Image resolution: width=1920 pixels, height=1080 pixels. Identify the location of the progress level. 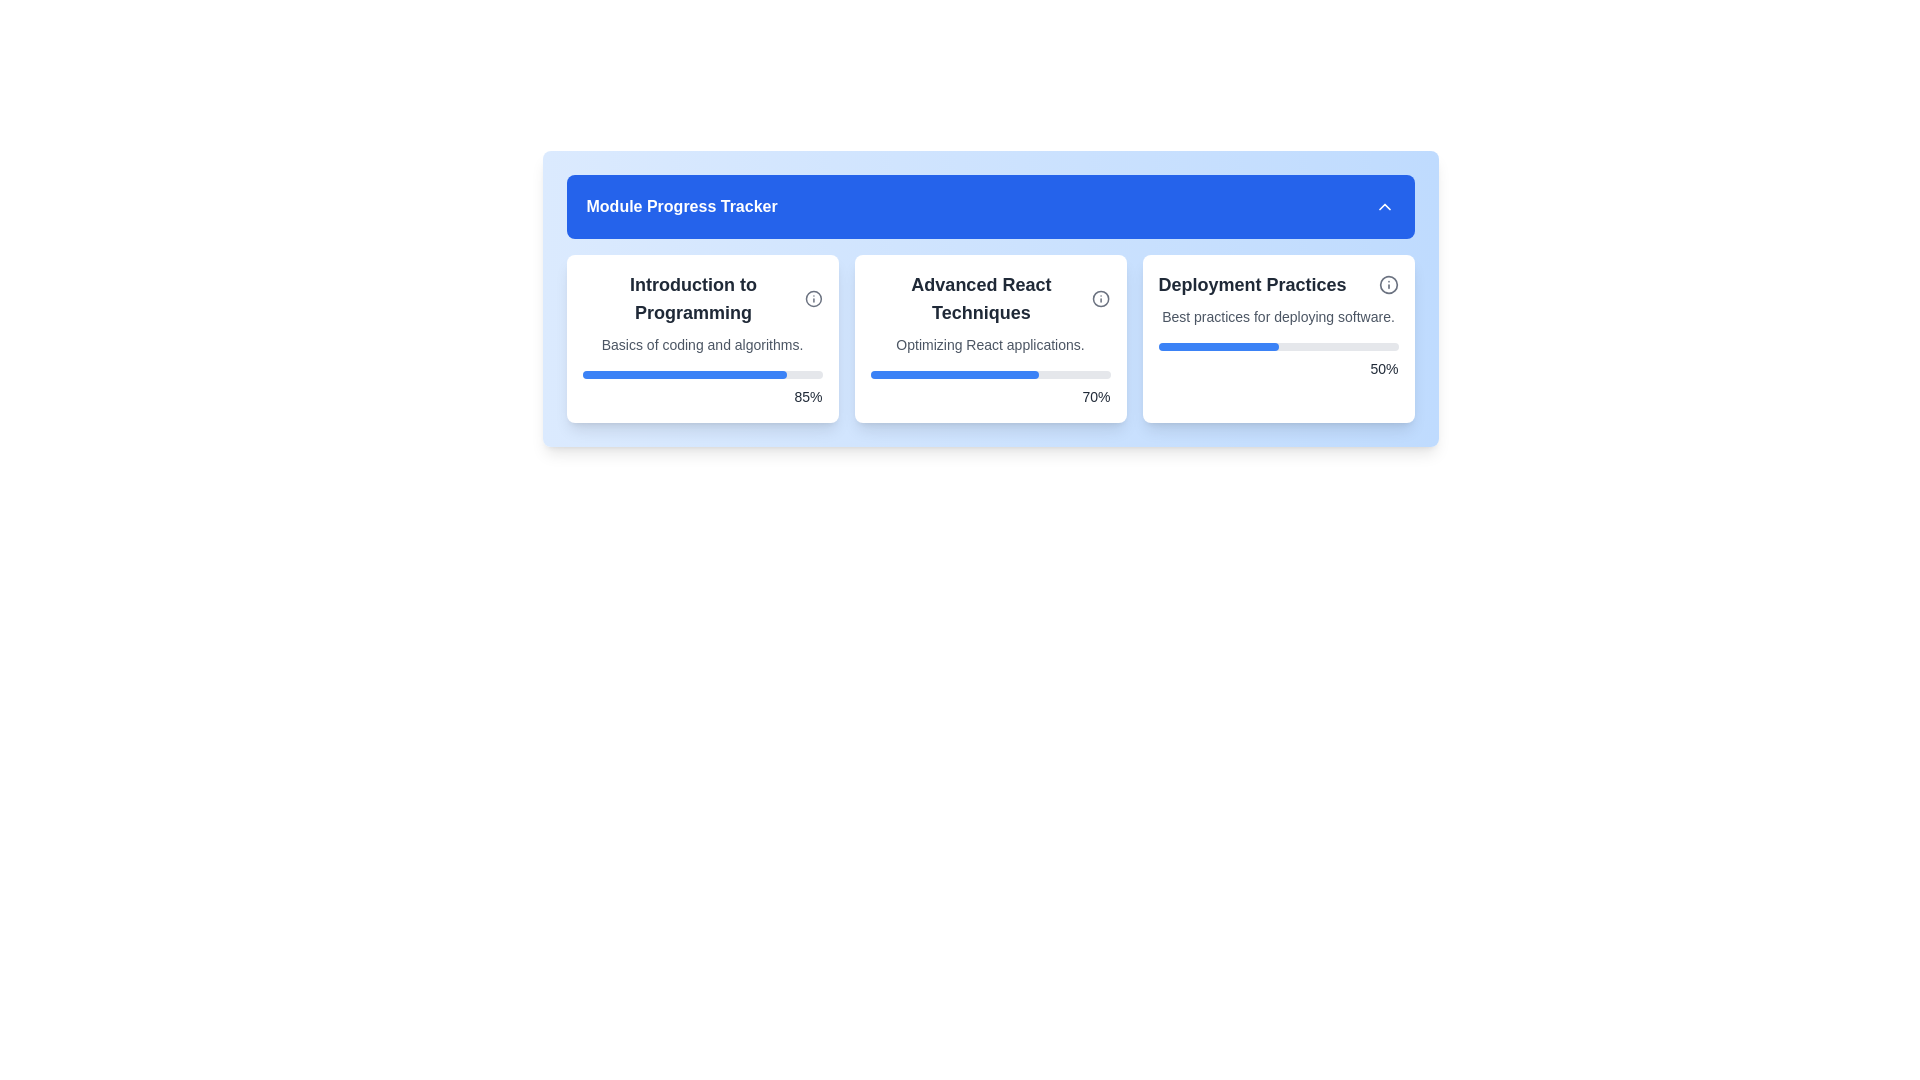
(1275, 346).